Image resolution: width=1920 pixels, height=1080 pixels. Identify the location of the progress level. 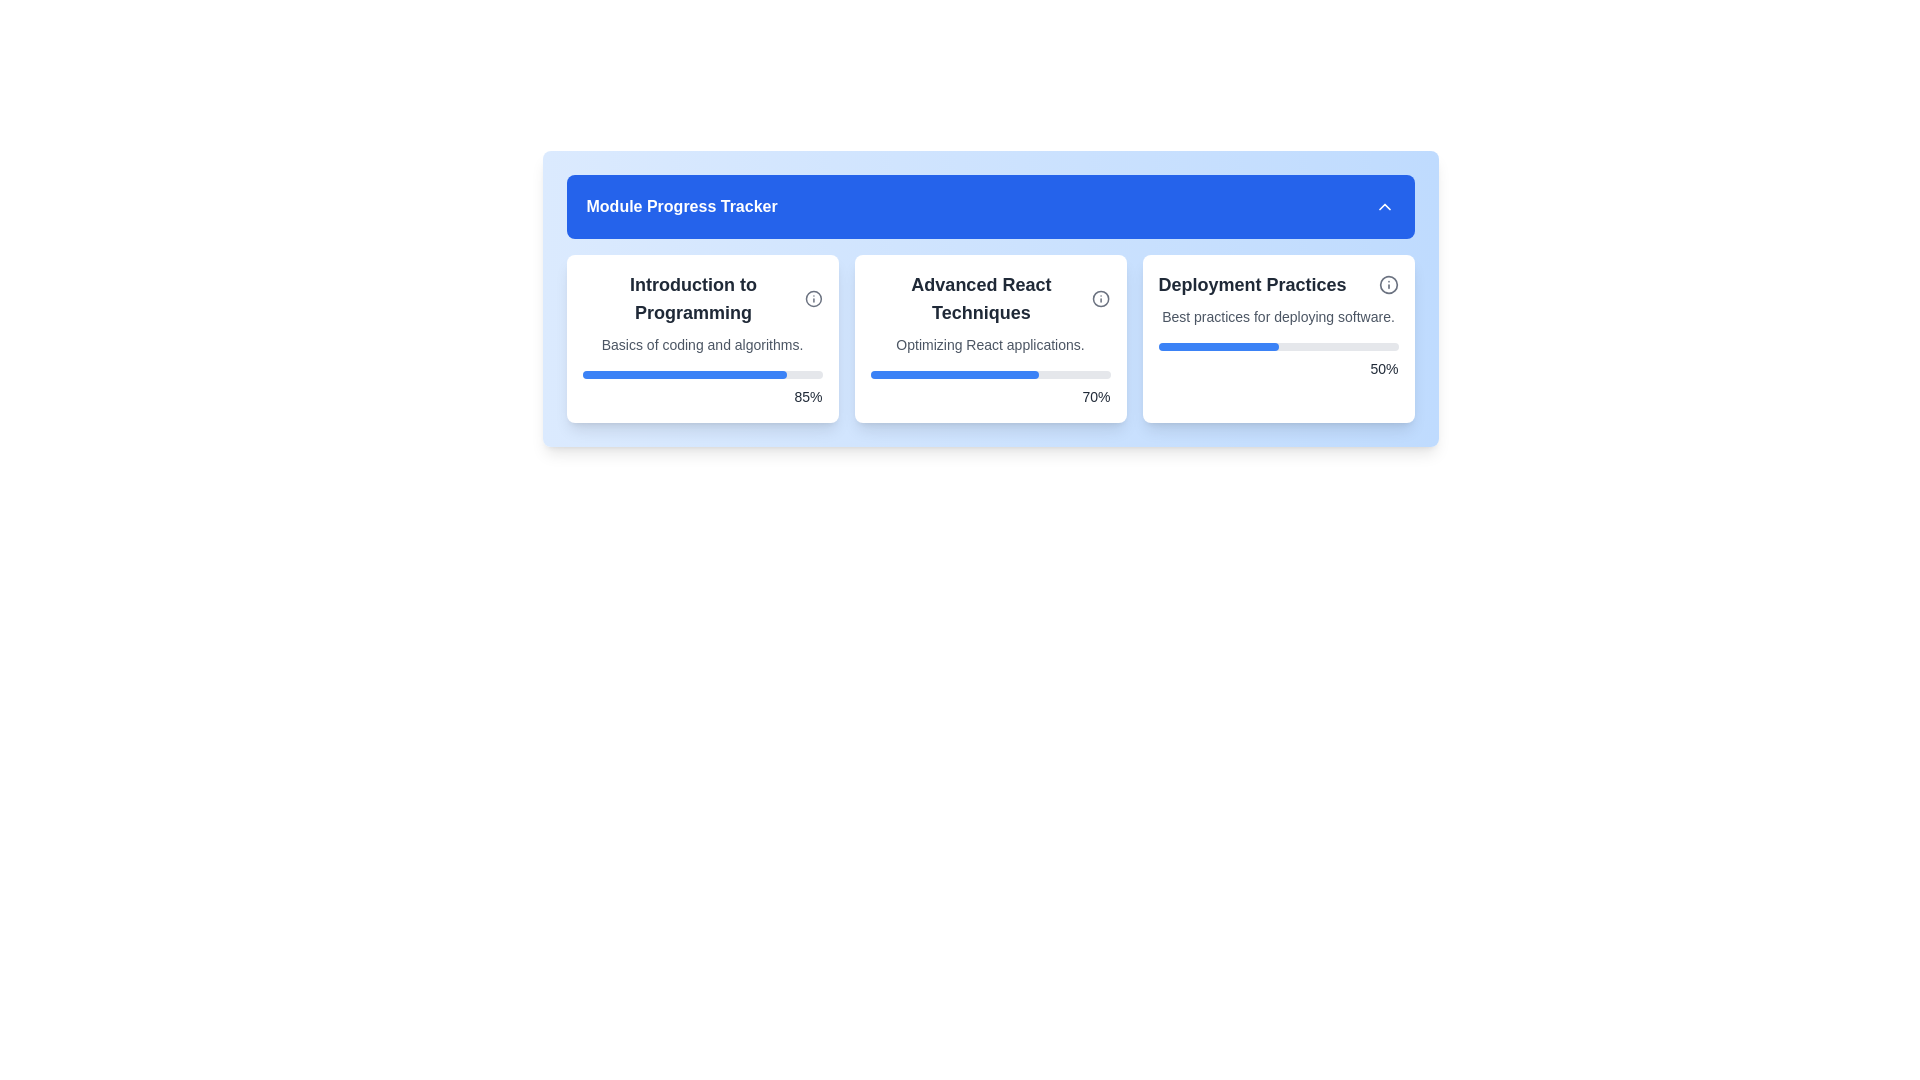
(1275, 346).